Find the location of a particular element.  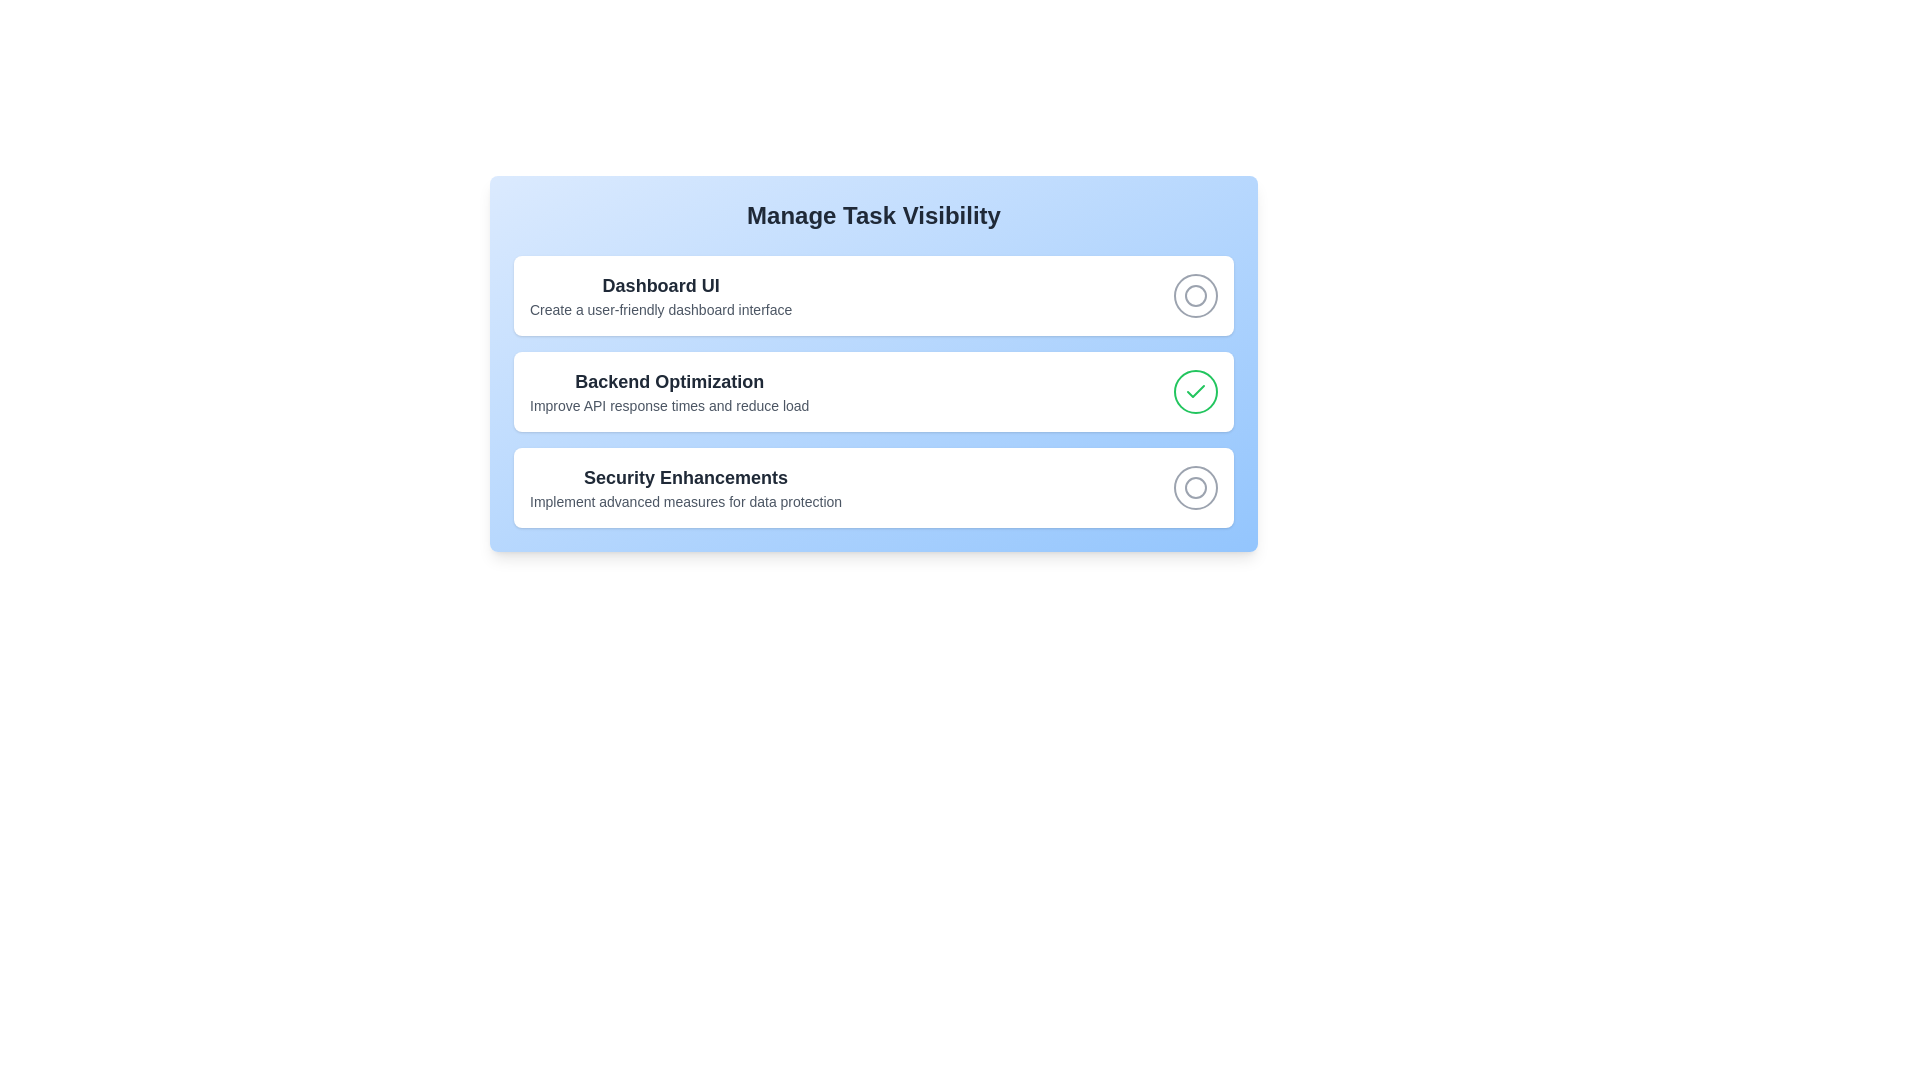

the selectable circular toggle icon located at the far right of the top card under the 'Dashboard UI' heading is located at coordinates (1195, 296).